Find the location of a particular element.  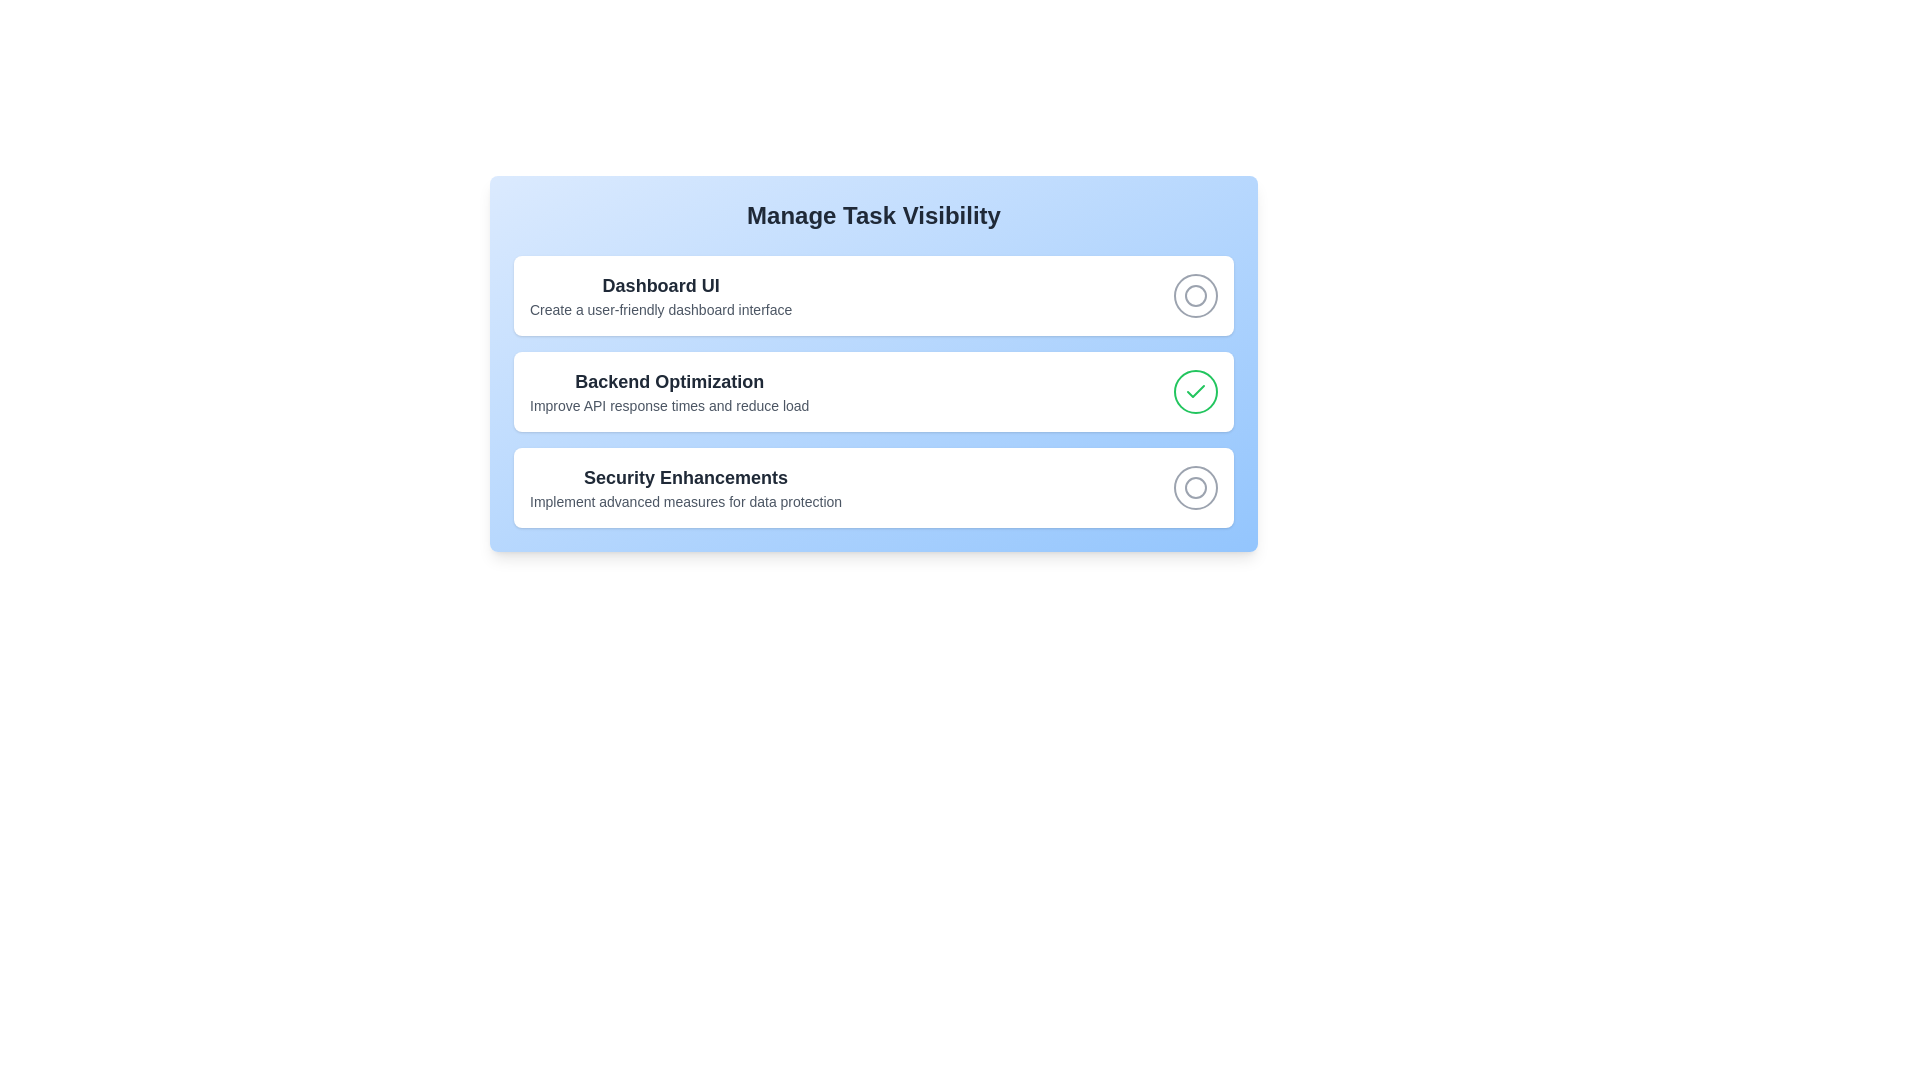

the selectable circular toggle icon located at the far right of the top card under the 'Dashboard UI' heading is located at coordinates (1195, 296).